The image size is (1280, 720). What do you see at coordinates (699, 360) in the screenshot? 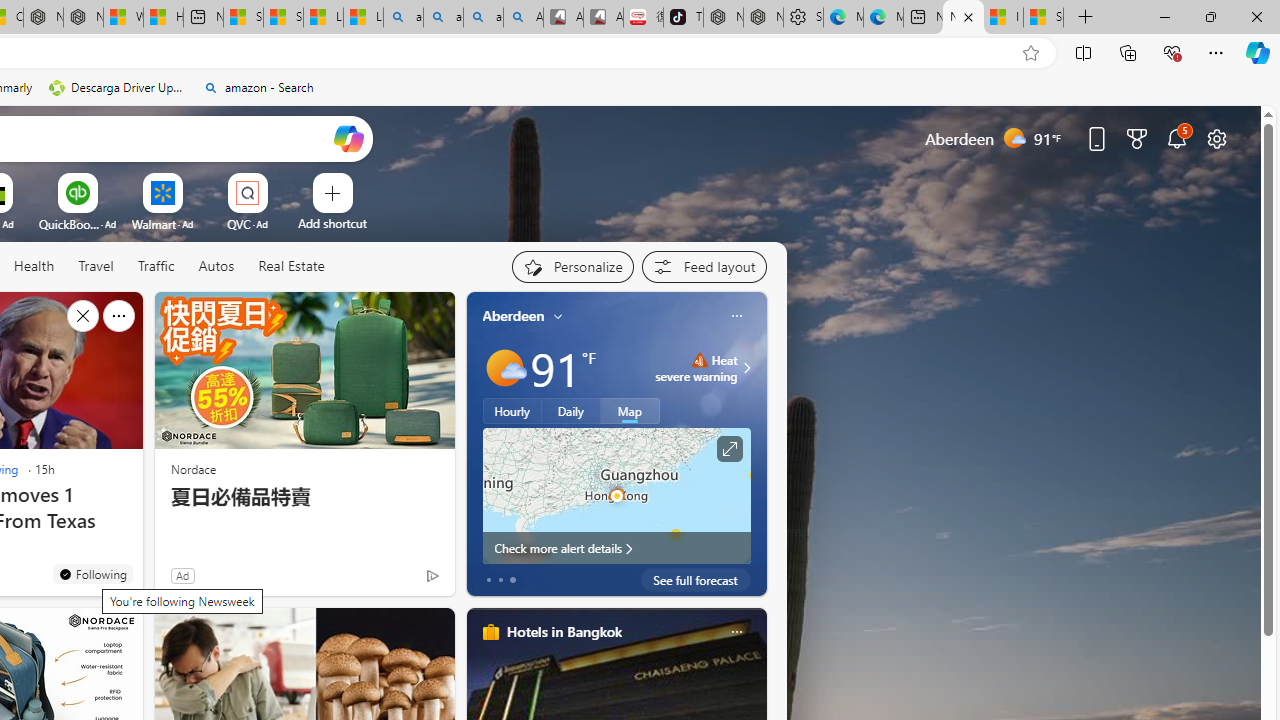
I see `'Heat - Severe'` at bounding box center [699, 360].